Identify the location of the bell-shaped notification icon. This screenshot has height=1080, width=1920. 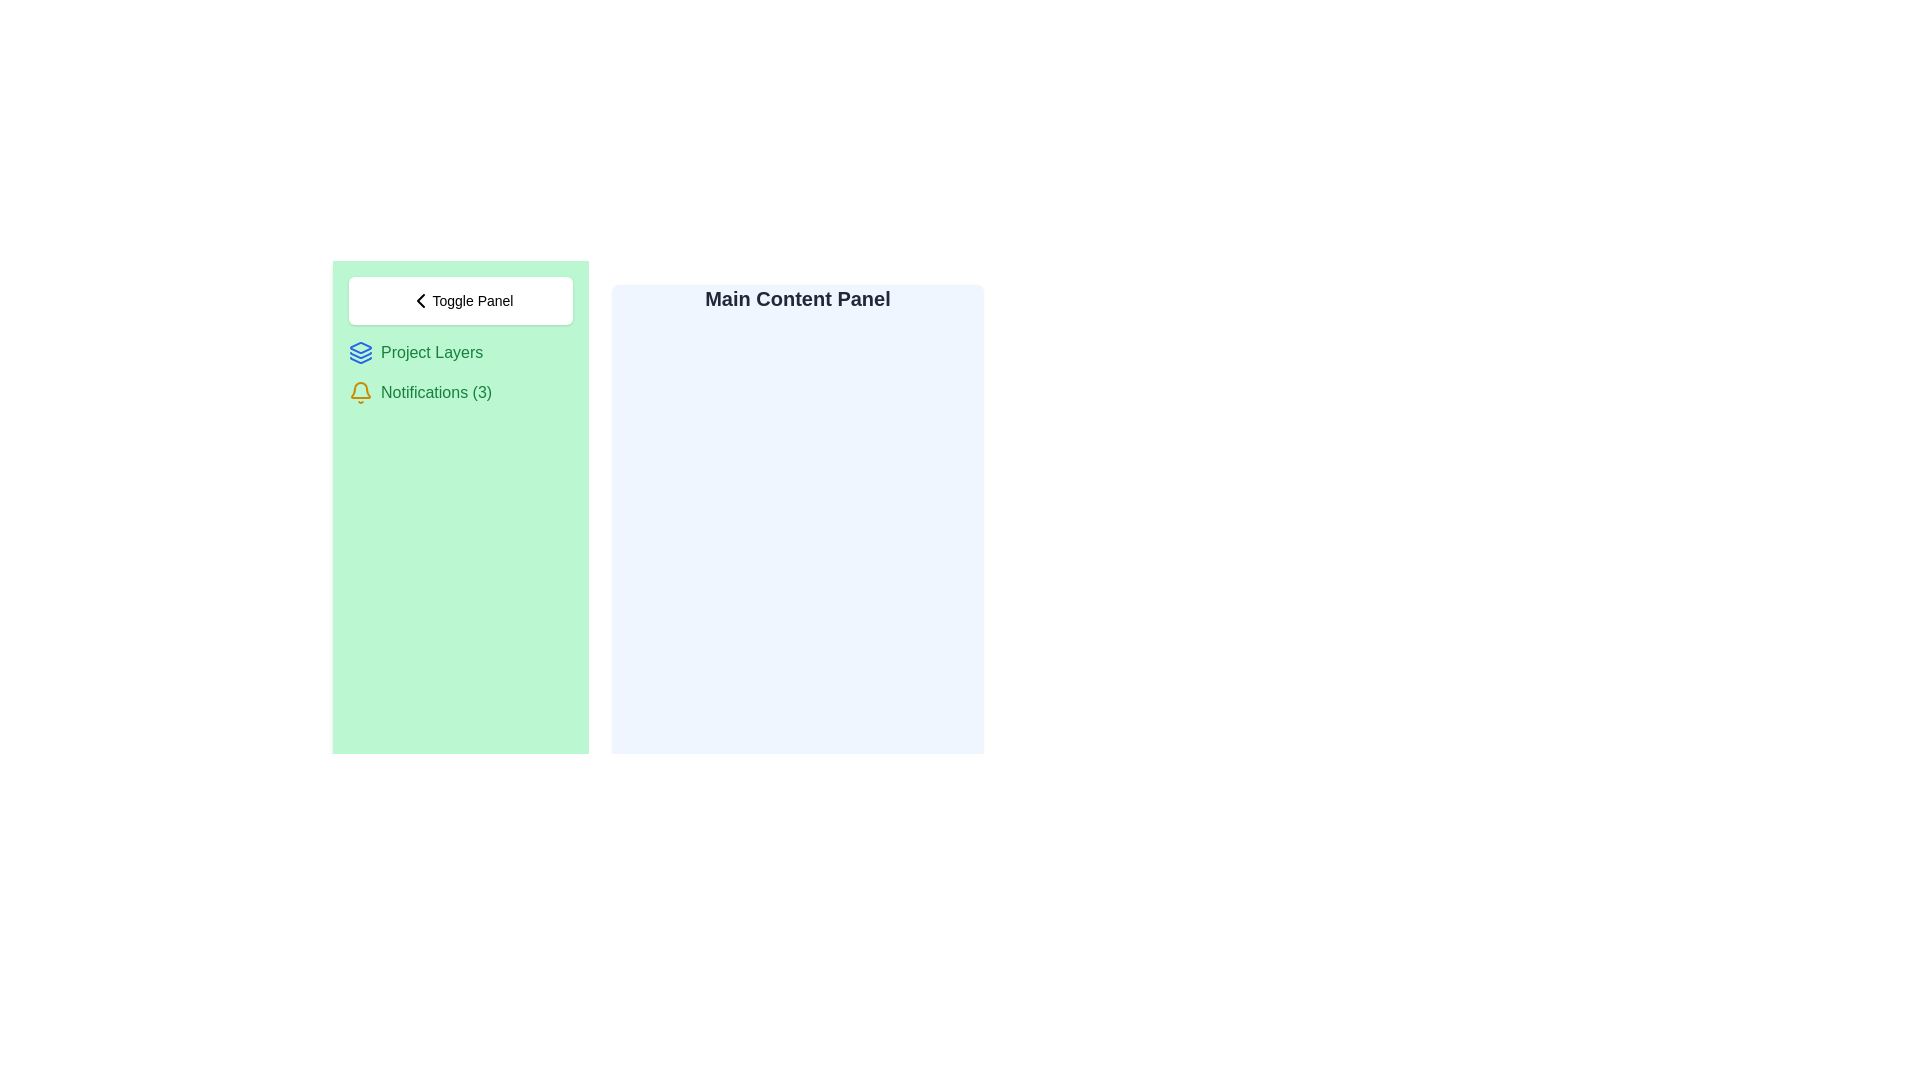
(360, 393).